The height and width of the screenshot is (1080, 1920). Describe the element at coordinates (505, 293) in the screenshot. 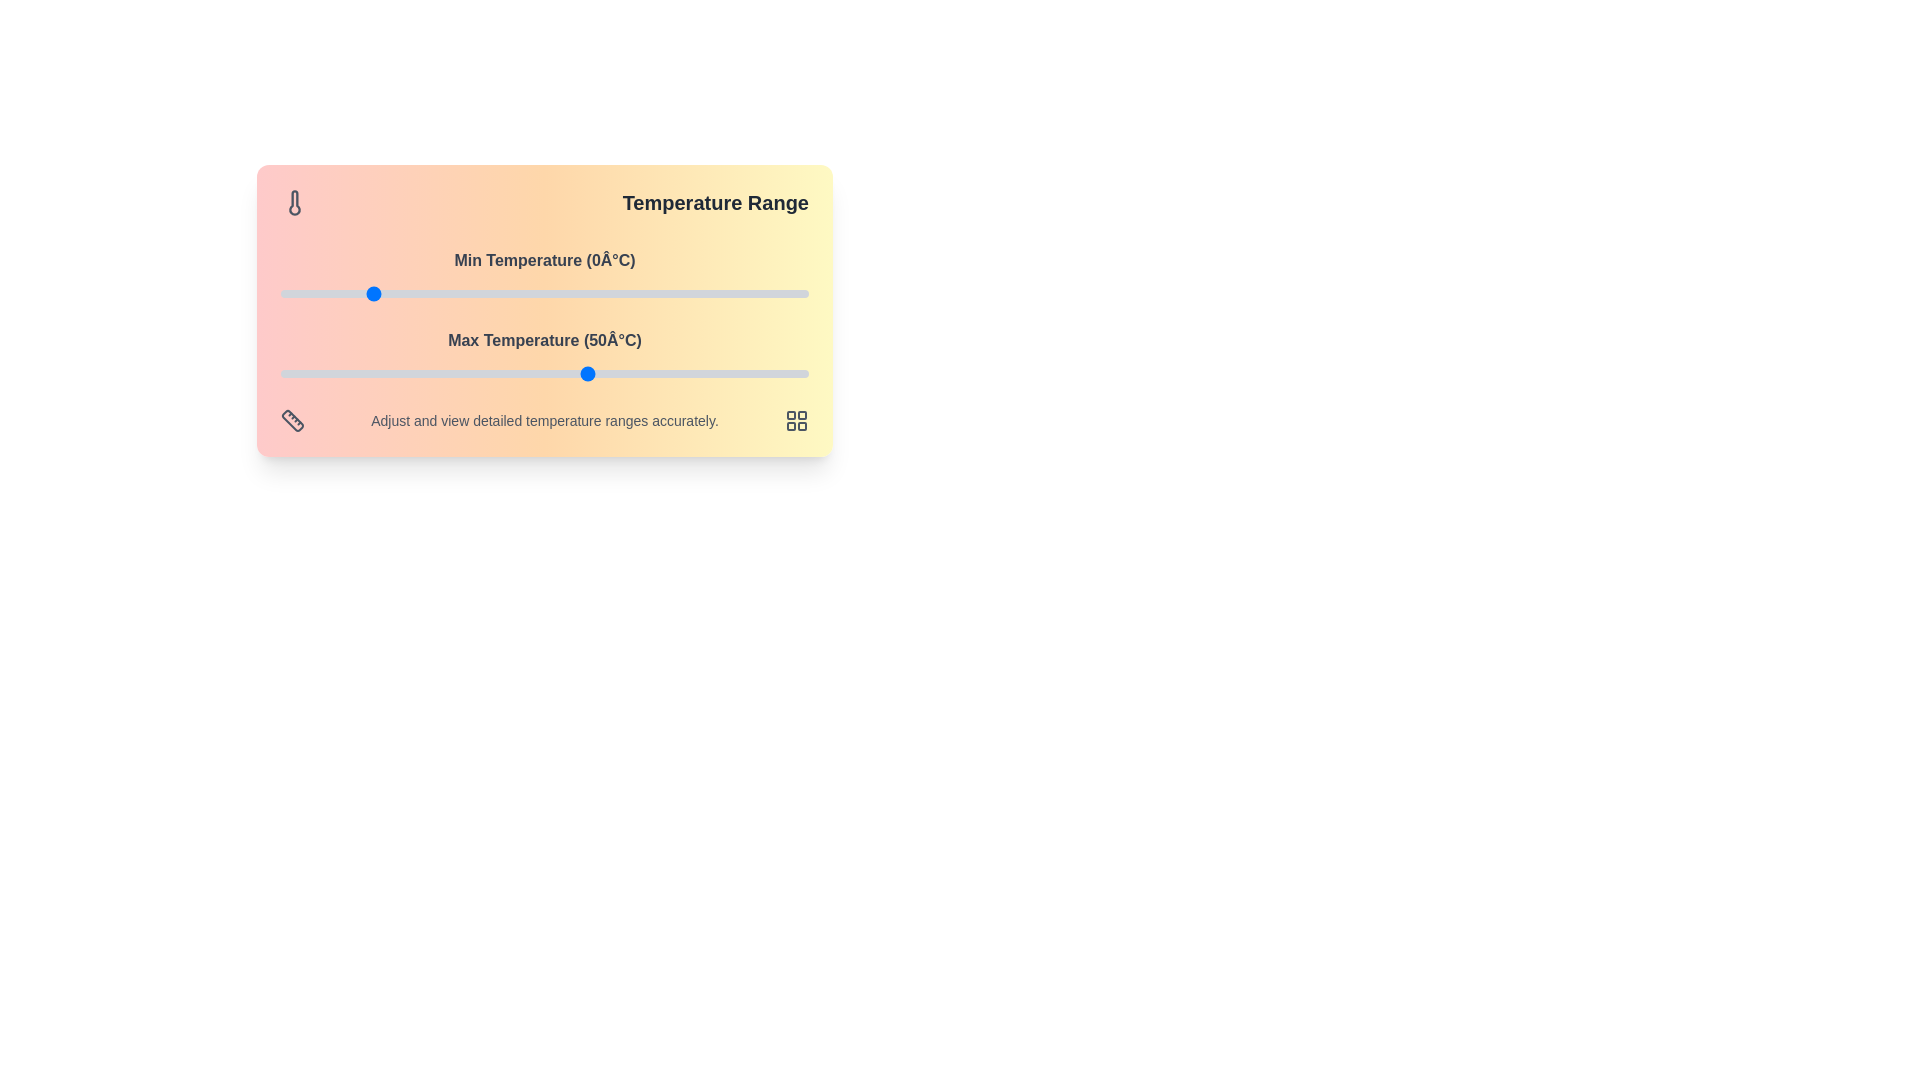

I see `the minimum temperature slider to 31°C` at that location.